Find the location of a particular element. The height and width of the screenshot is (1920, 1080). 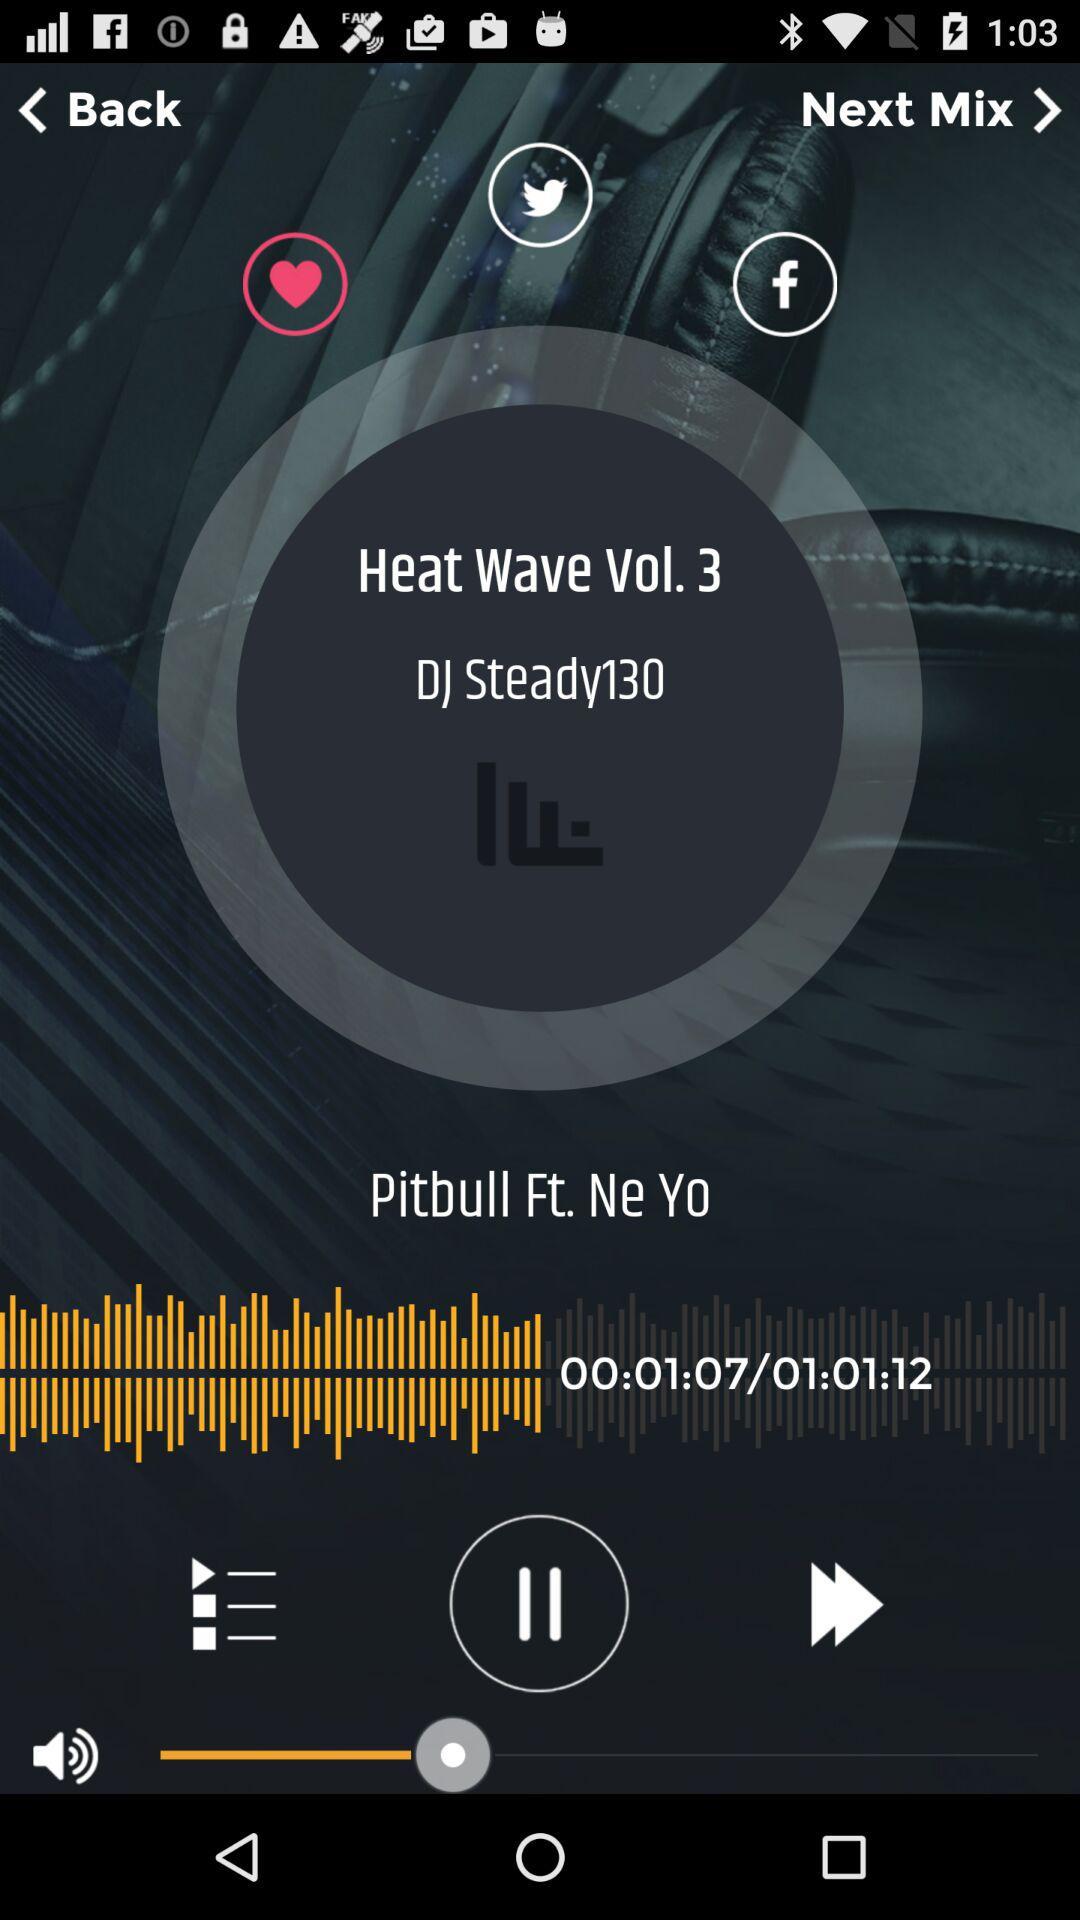

share on twitter is located at coordinates (540, 201).